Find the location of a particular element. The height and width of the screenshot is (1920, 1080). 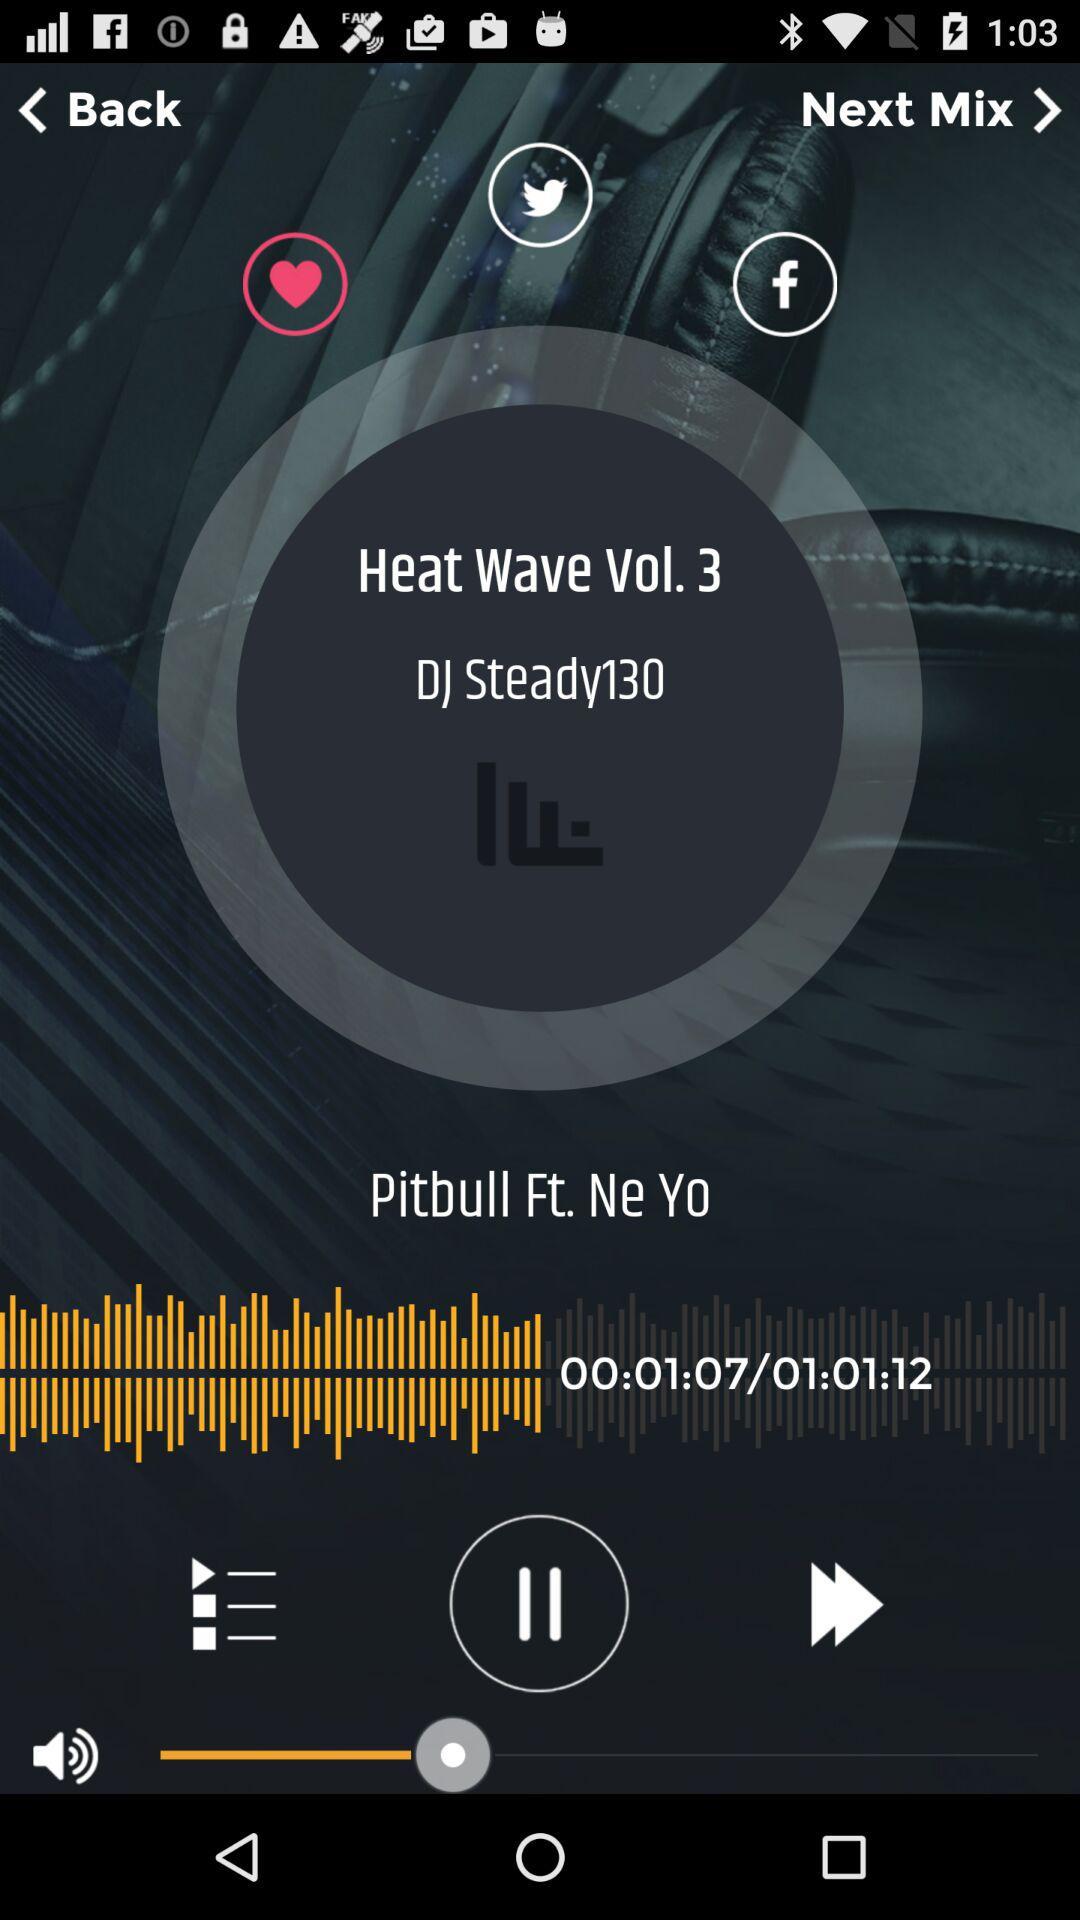

share on twitter is located at coordinates (540, 201).